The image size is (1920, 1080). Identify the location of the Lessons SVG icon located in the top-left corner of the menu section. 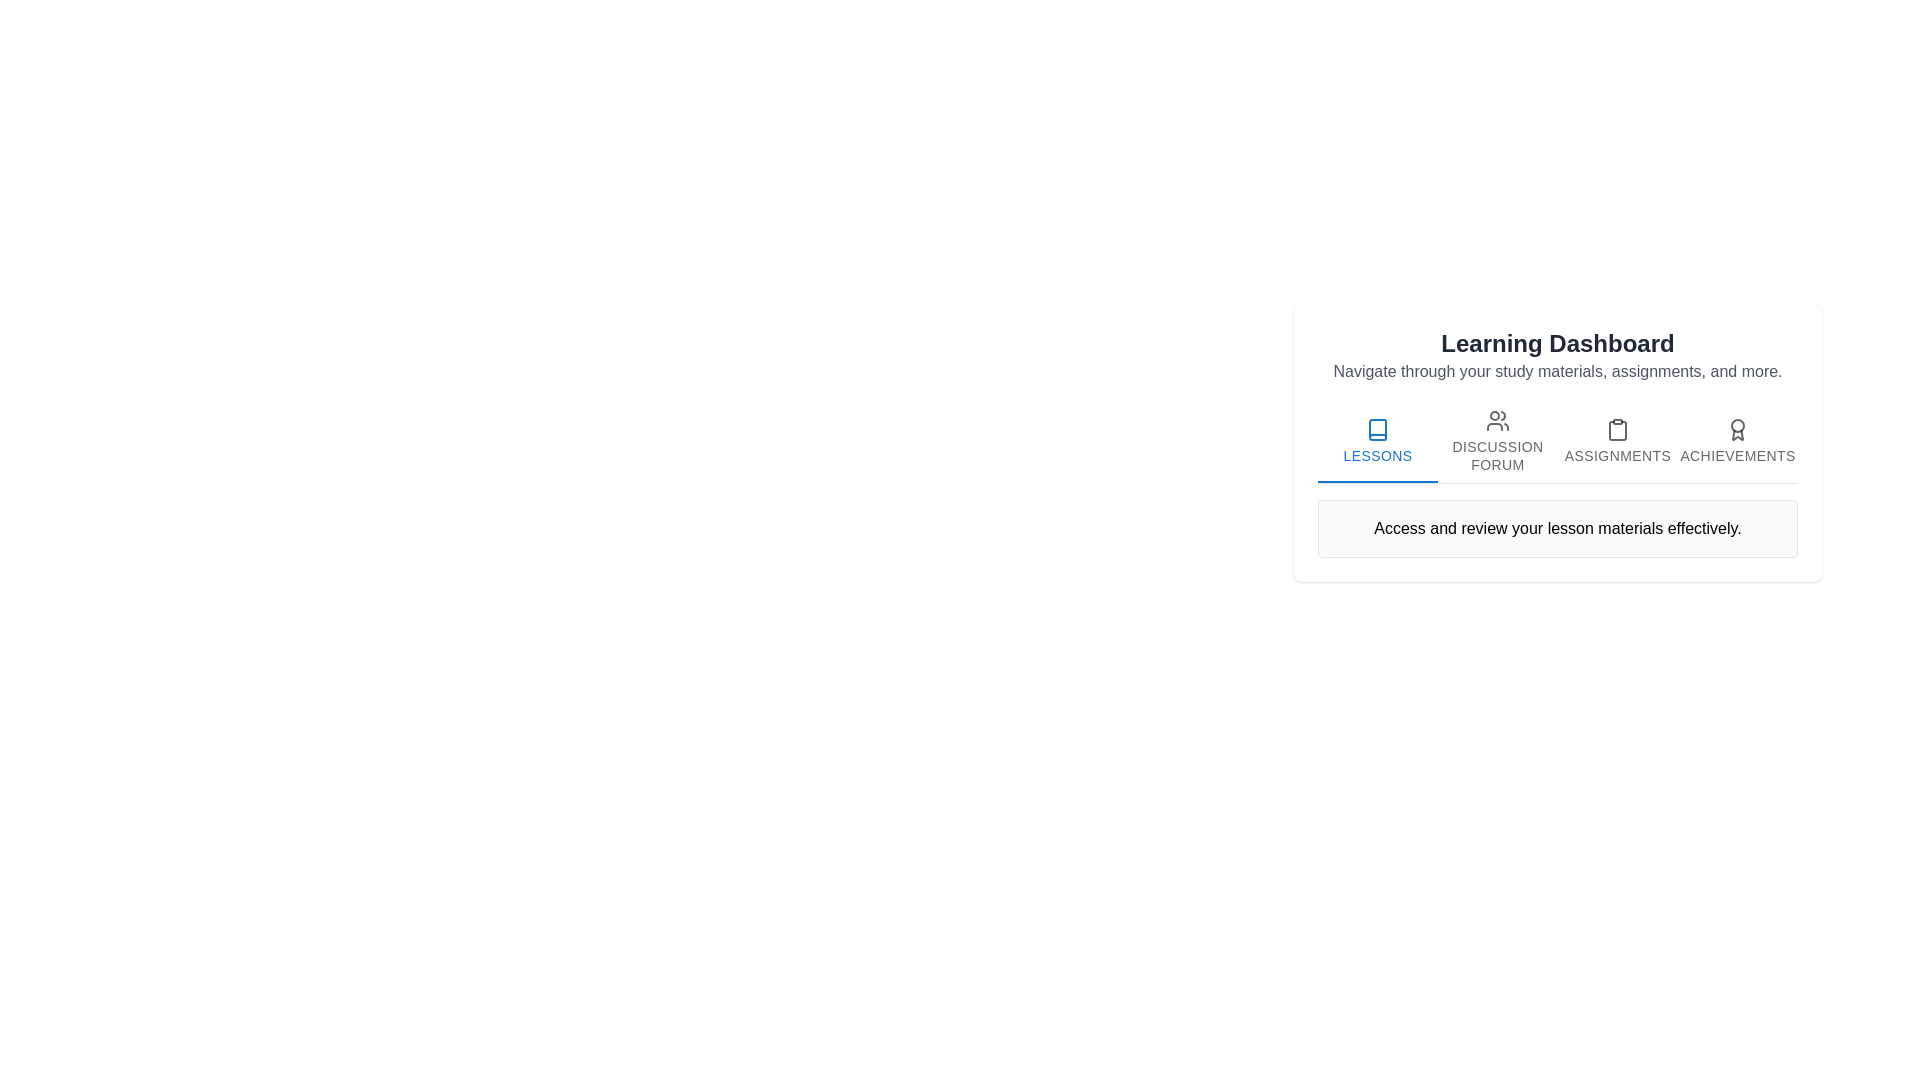
(1376, 427).